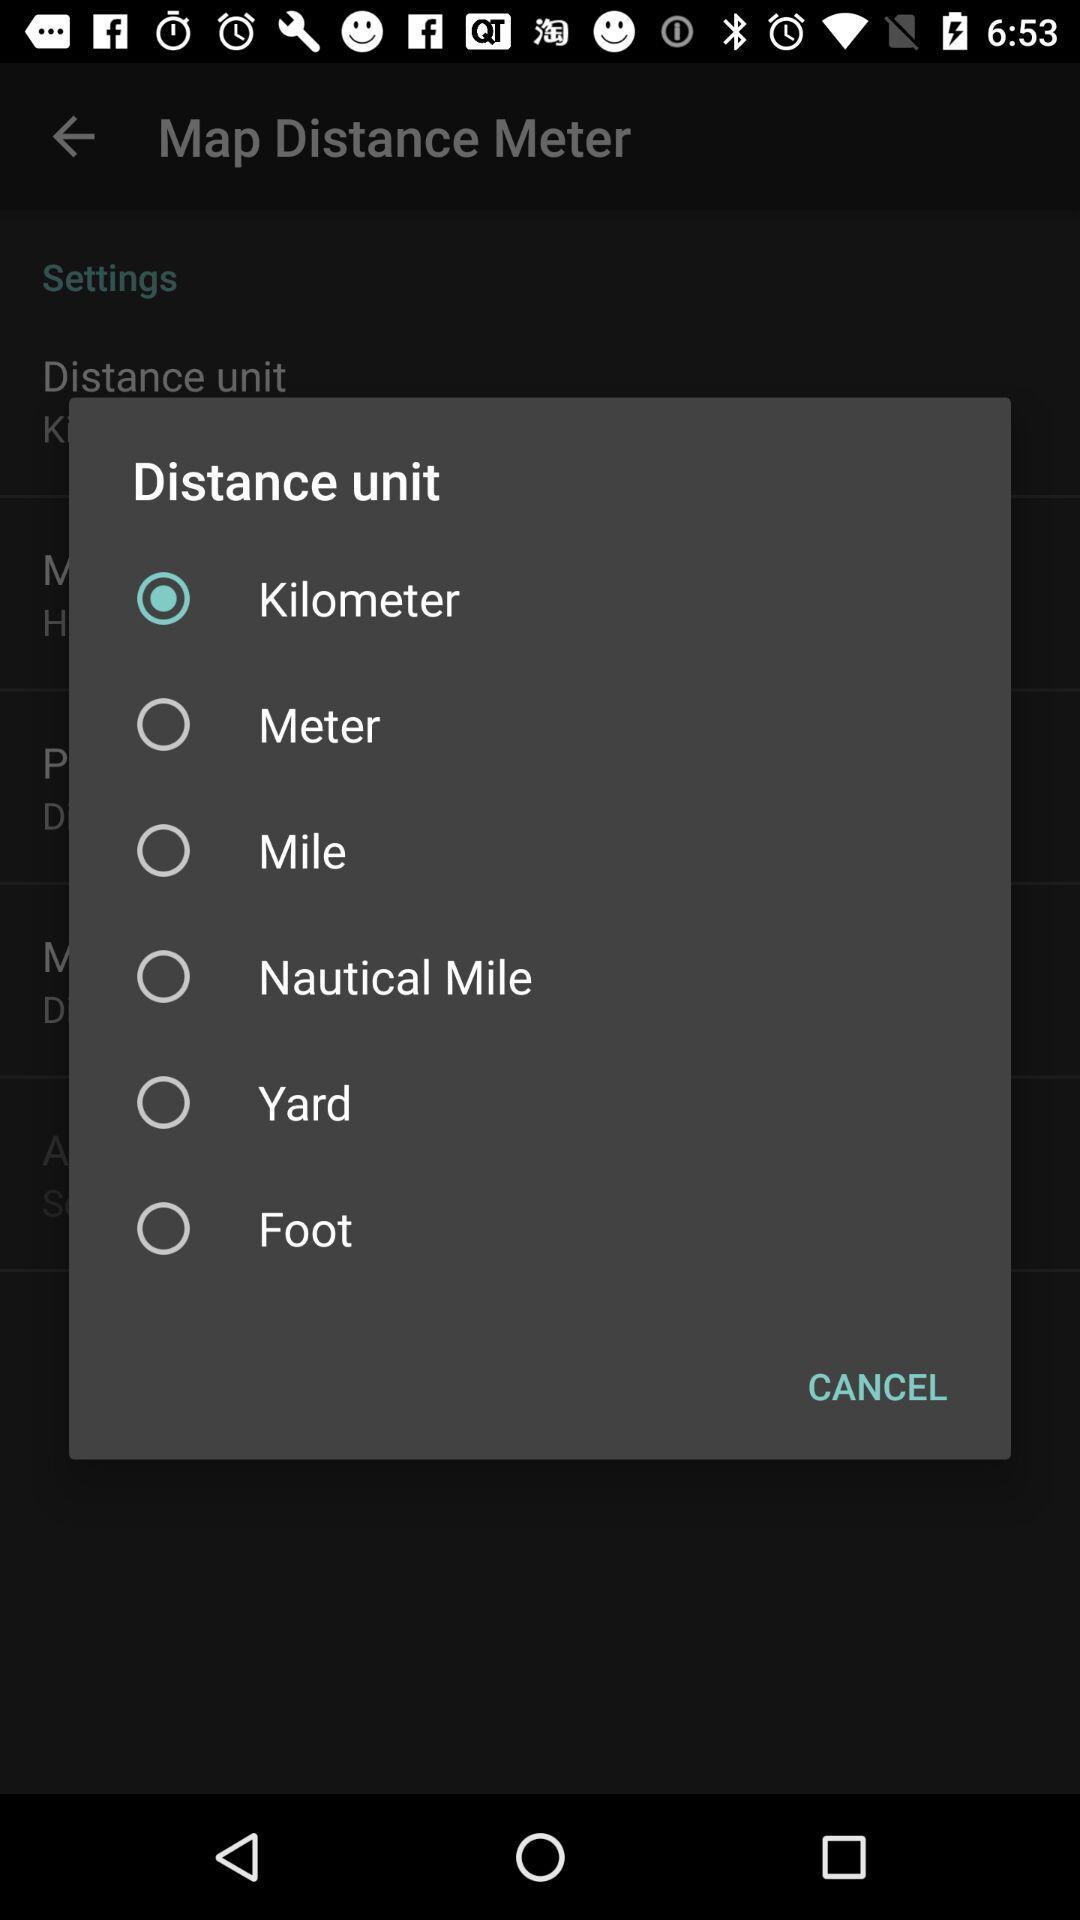  What do you see at coordinates (876, 1385) in the screenshot?
I see `the cancel item` at bounding box center [876, 1385].